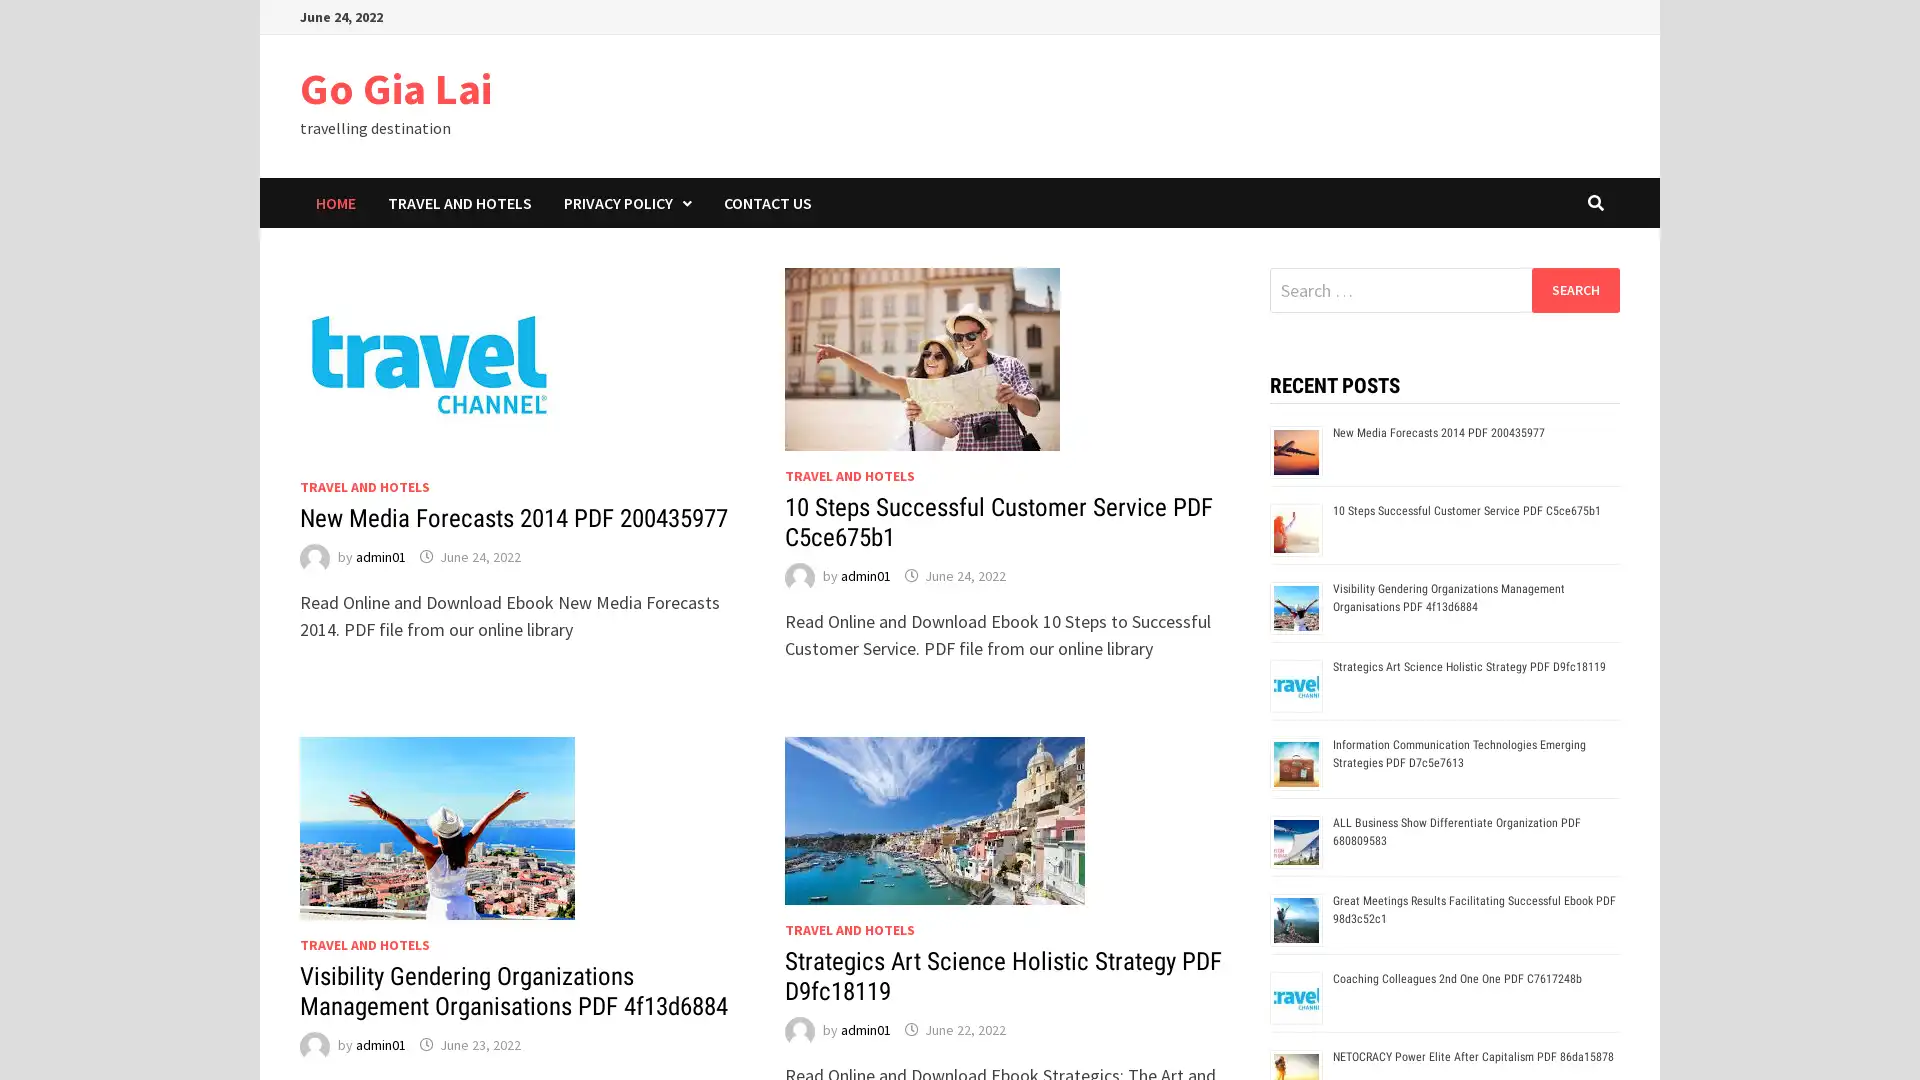  What do you see at coordinates (1574, 289) in the screenshot?
I see `Search` at bounding box center [1574, 289].